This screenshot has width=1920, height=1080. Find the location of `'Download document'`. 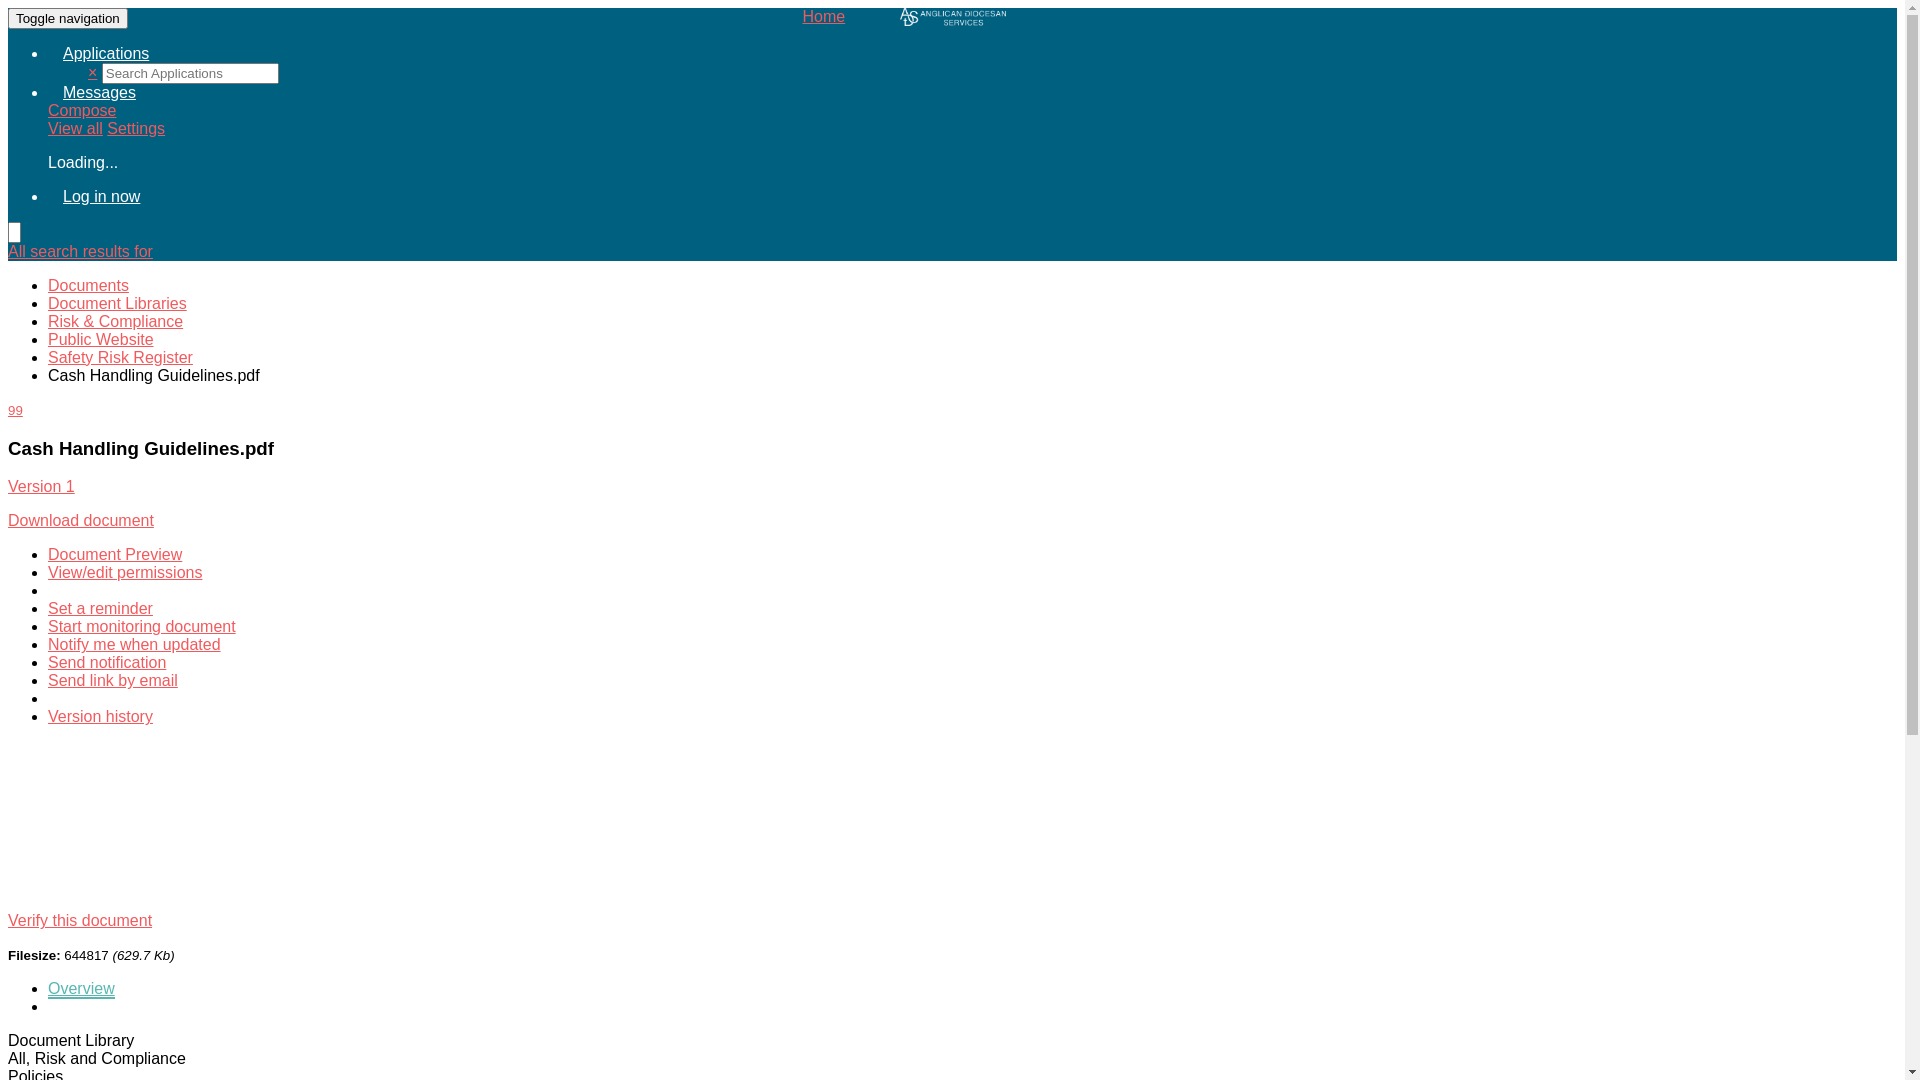

'Download document' is located at coordinates (80, 519).